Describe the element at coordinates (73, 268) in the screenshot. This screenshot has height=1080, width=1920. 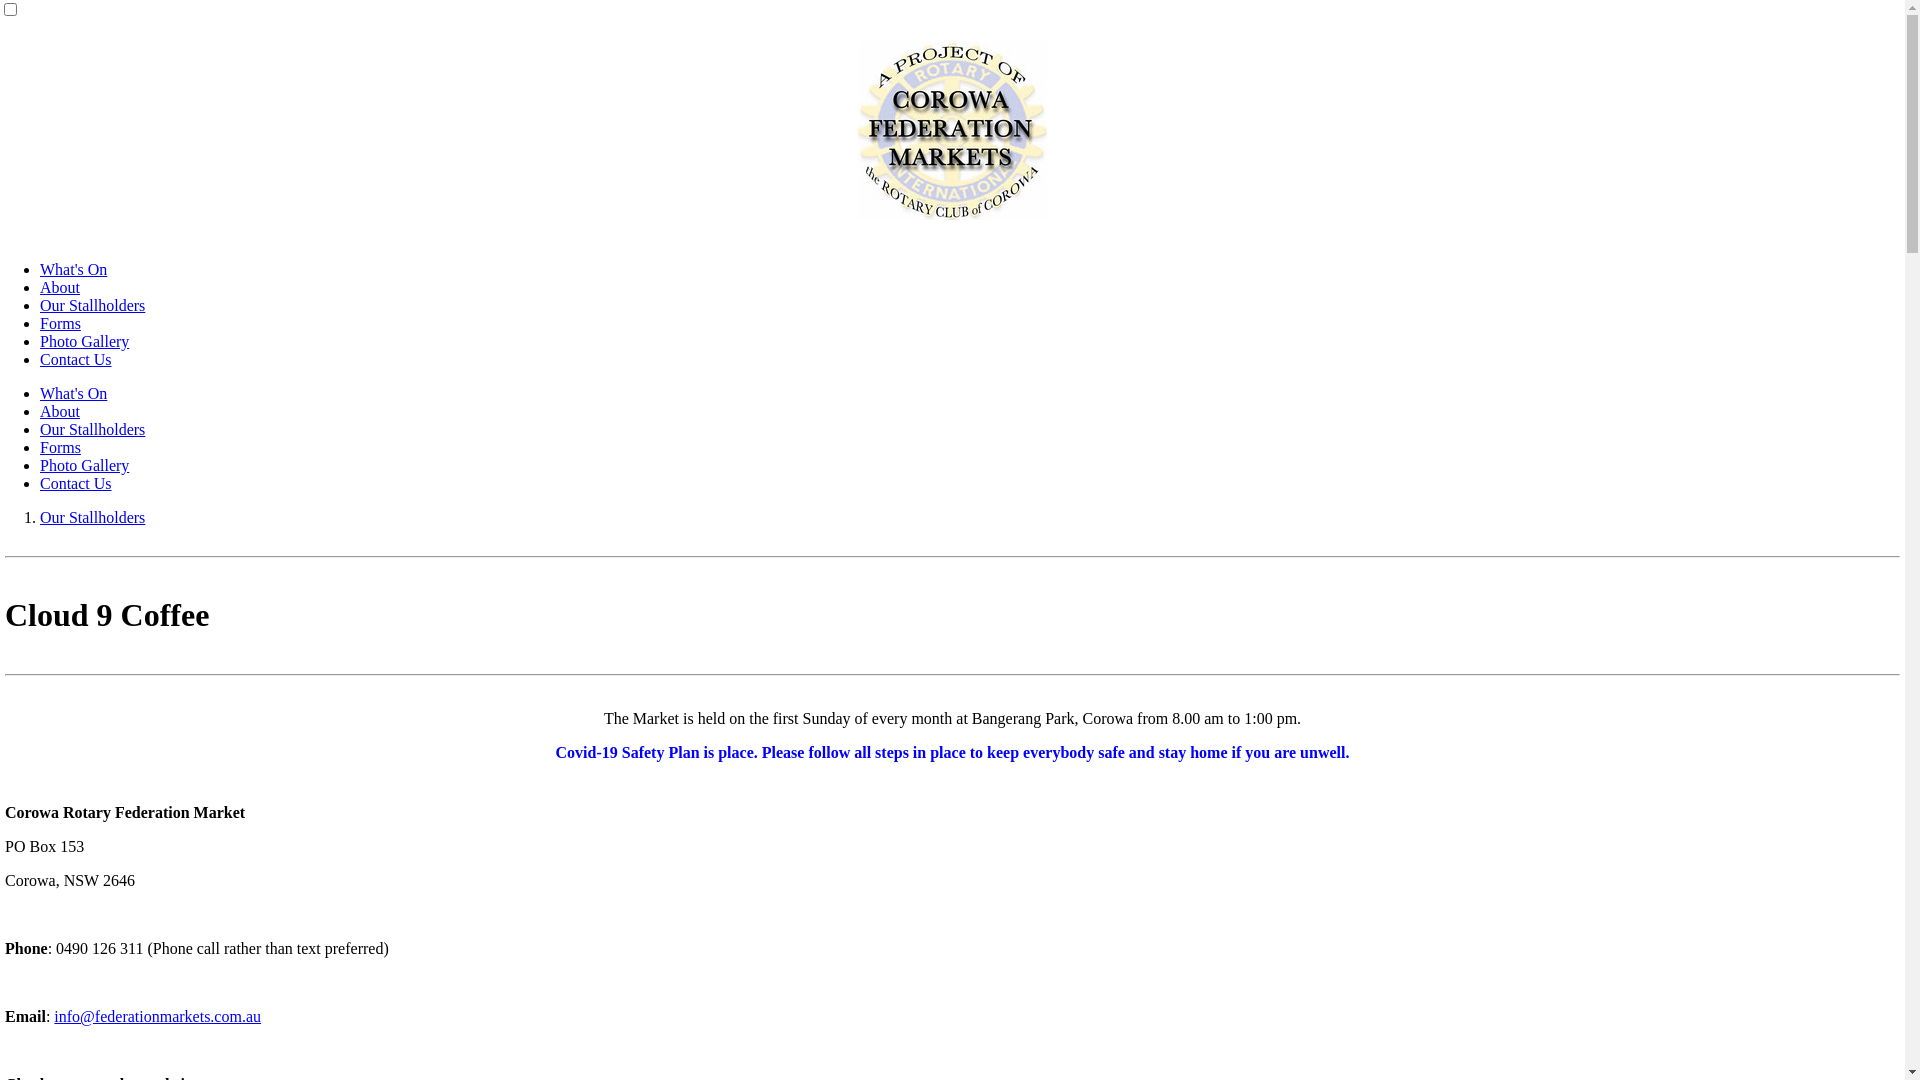
I see `'What's On'` at that location.